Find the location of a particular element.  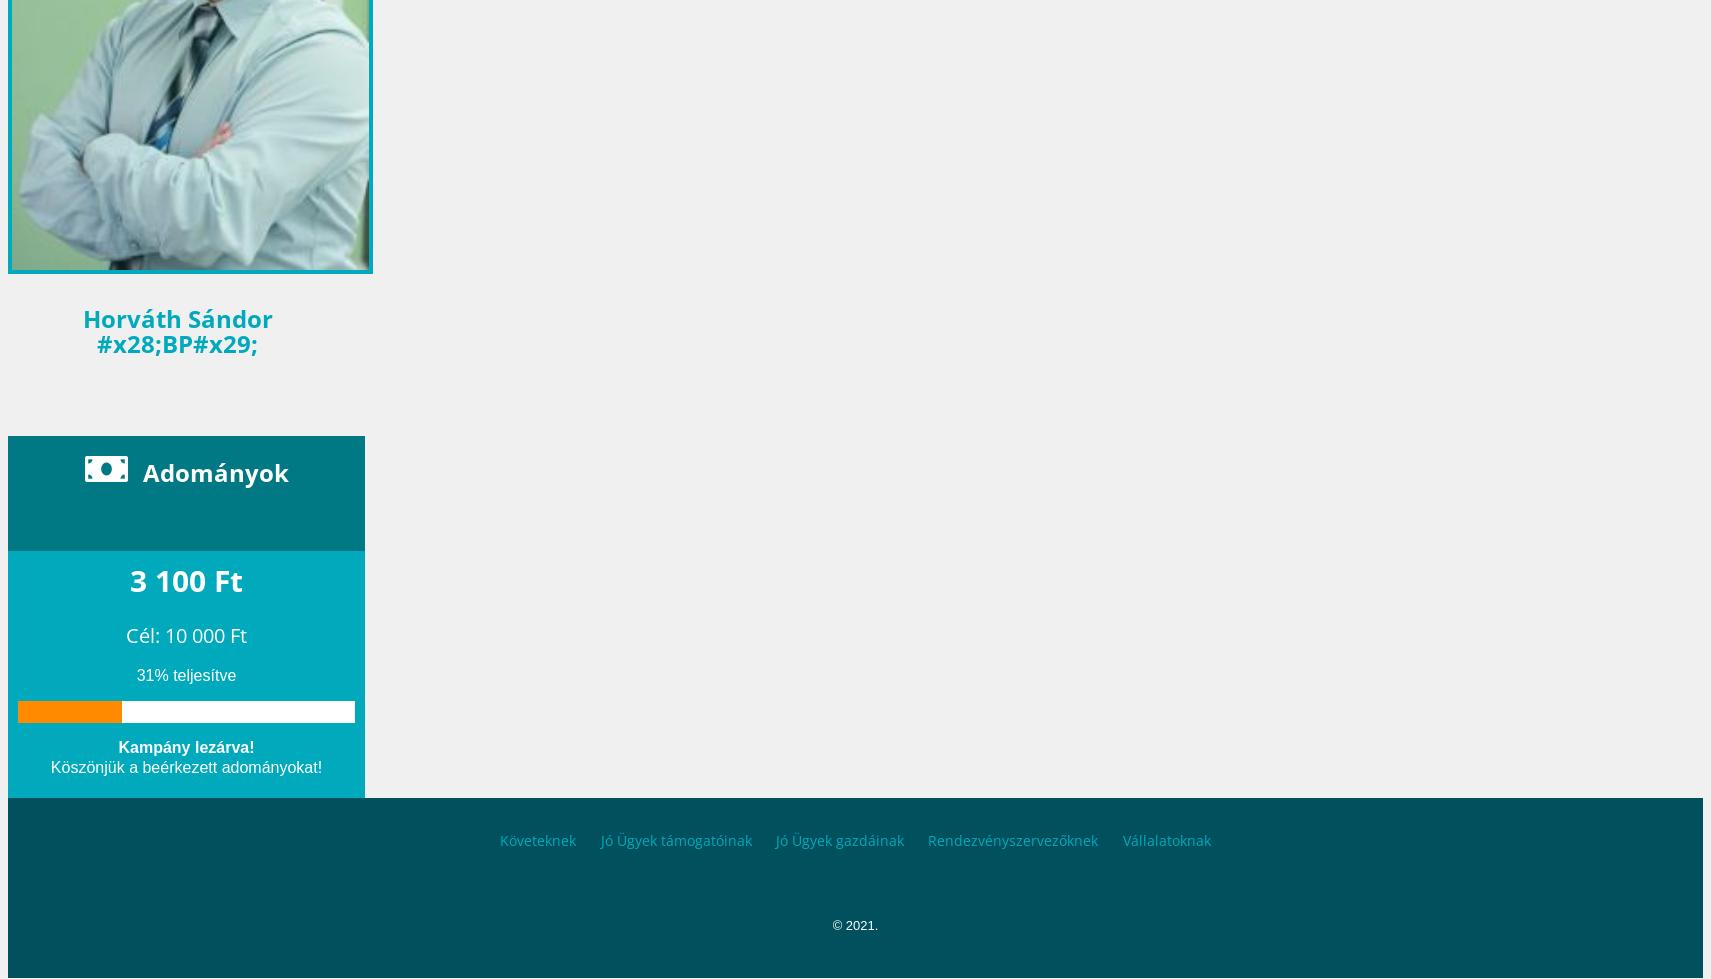

'Követeknek' is located at coordinates (537, 838).